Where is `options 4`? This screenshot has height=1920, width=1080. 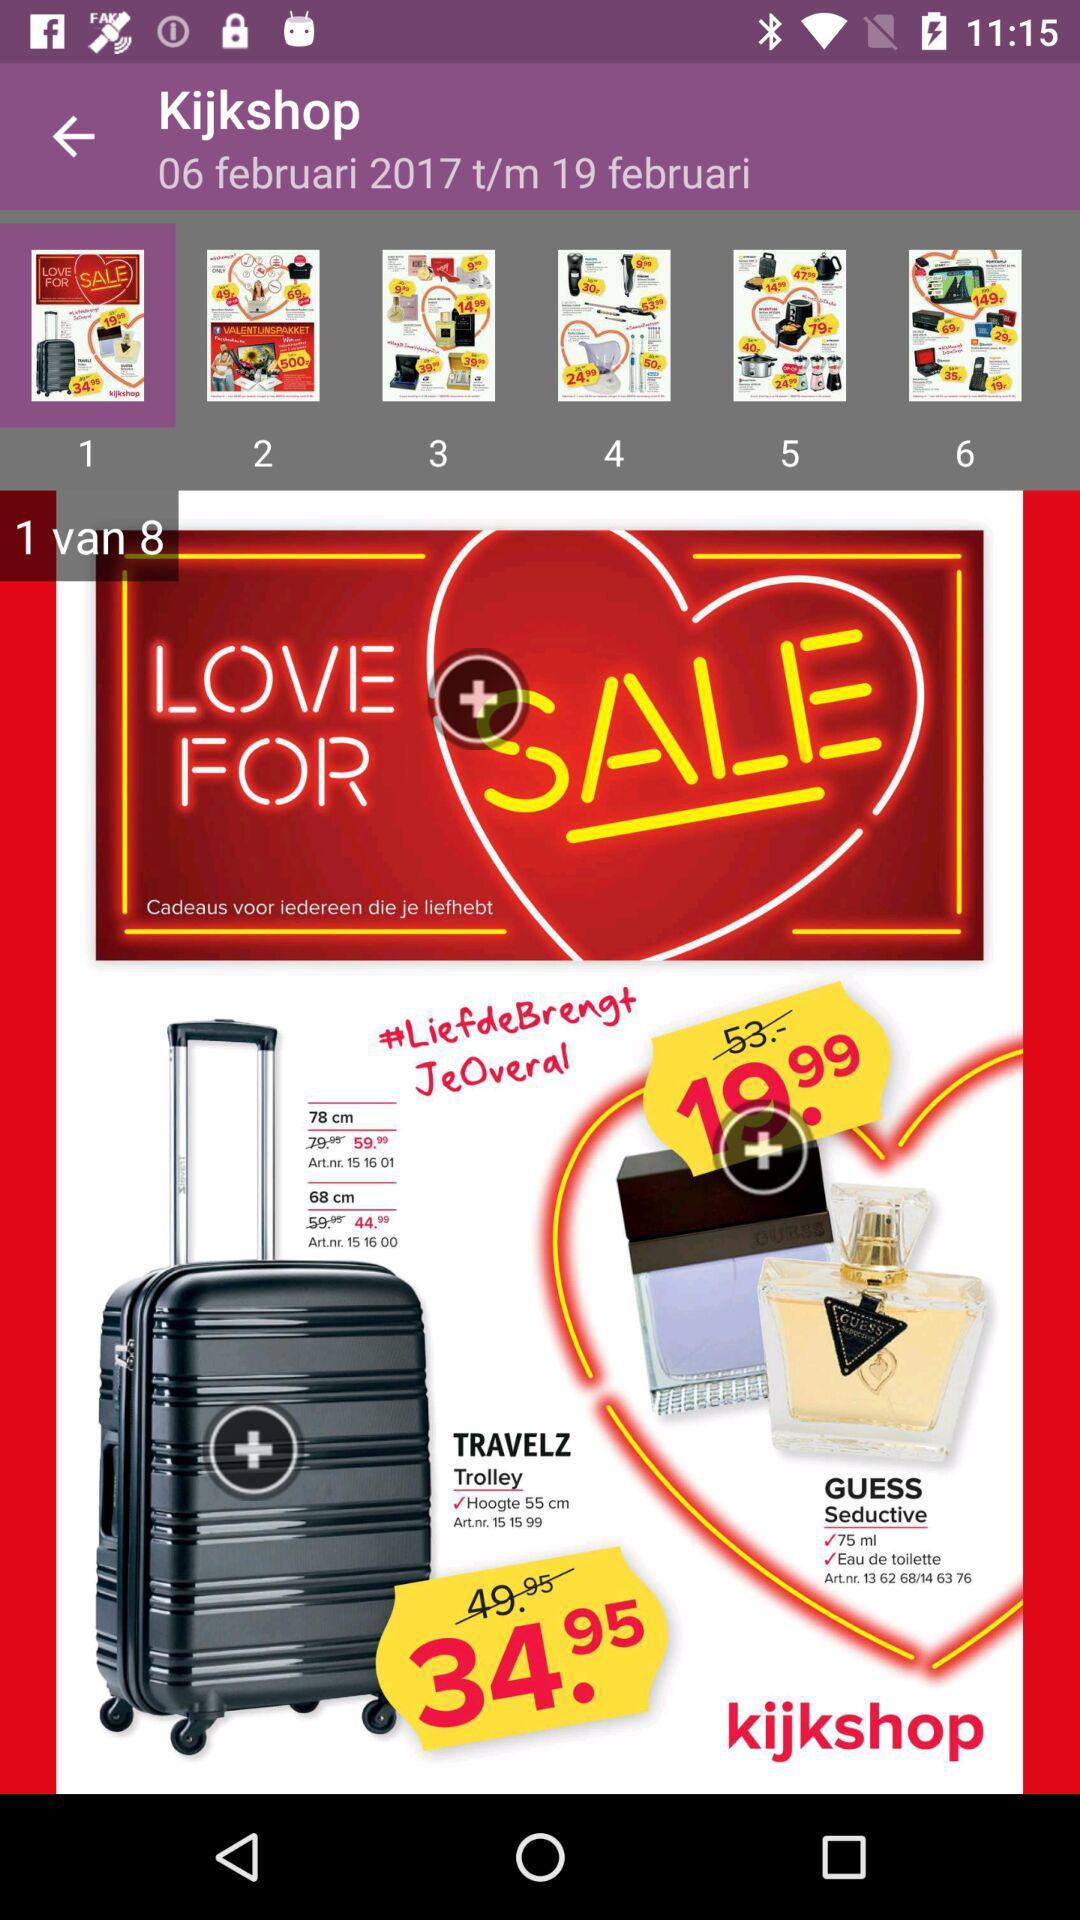 options 4 is located at coordinates (613, 325).